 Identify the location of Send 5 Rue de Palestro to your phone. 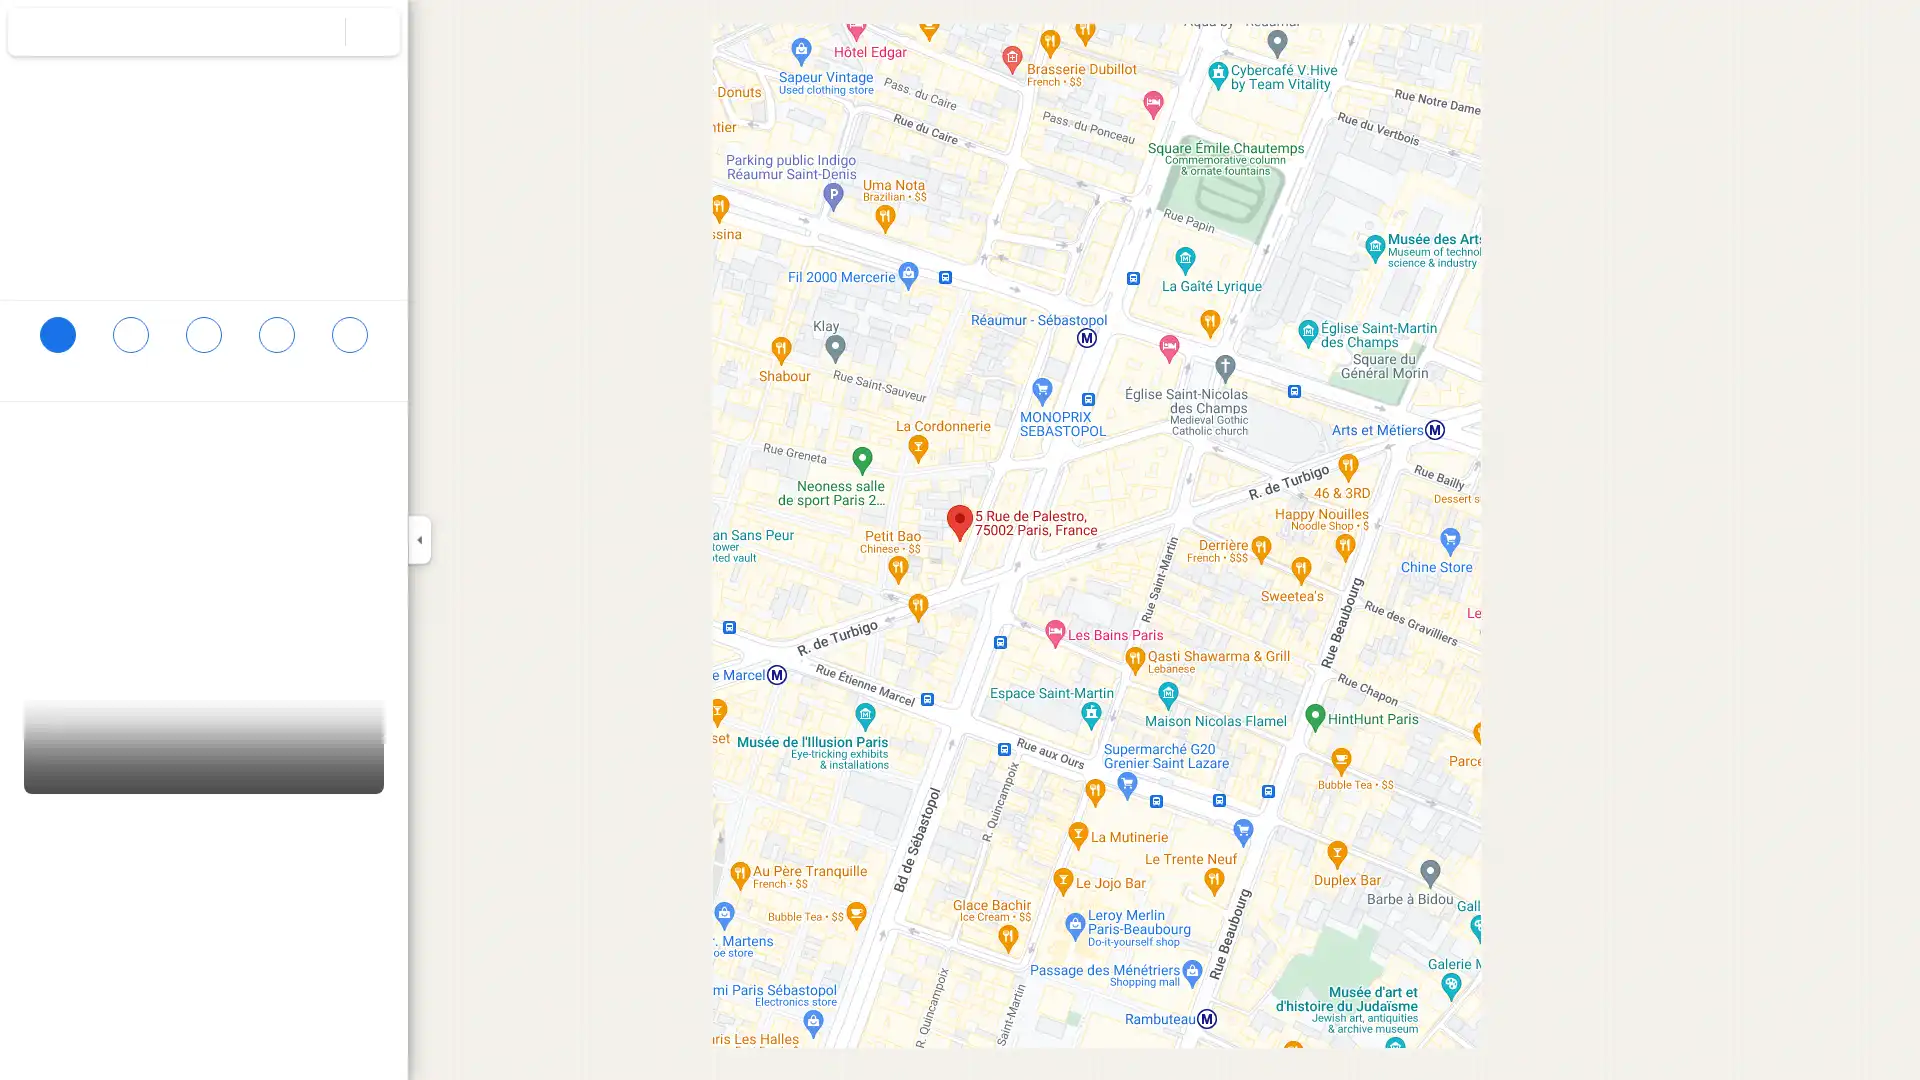
(275, 350).